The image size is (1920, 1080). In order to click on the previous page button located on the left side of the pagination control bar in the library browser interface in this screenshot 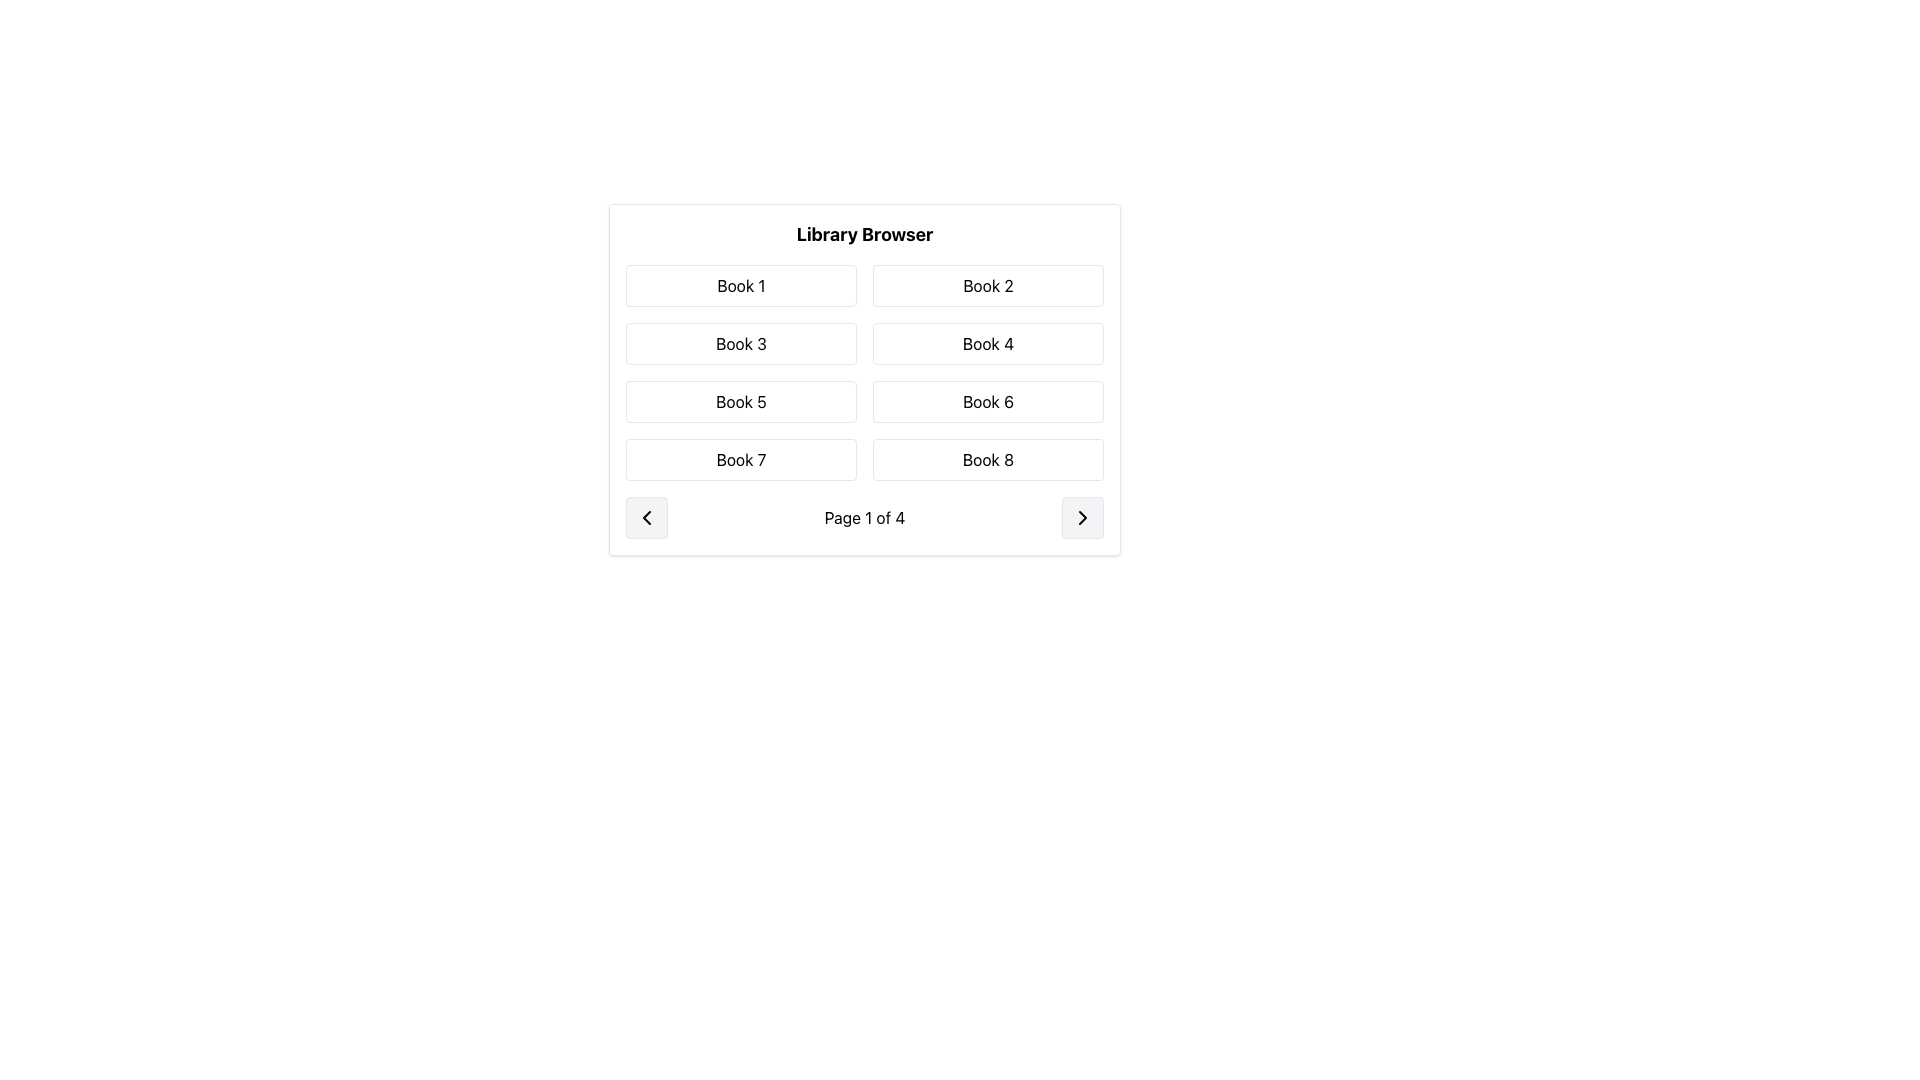, I will do `click(647, 516)`.